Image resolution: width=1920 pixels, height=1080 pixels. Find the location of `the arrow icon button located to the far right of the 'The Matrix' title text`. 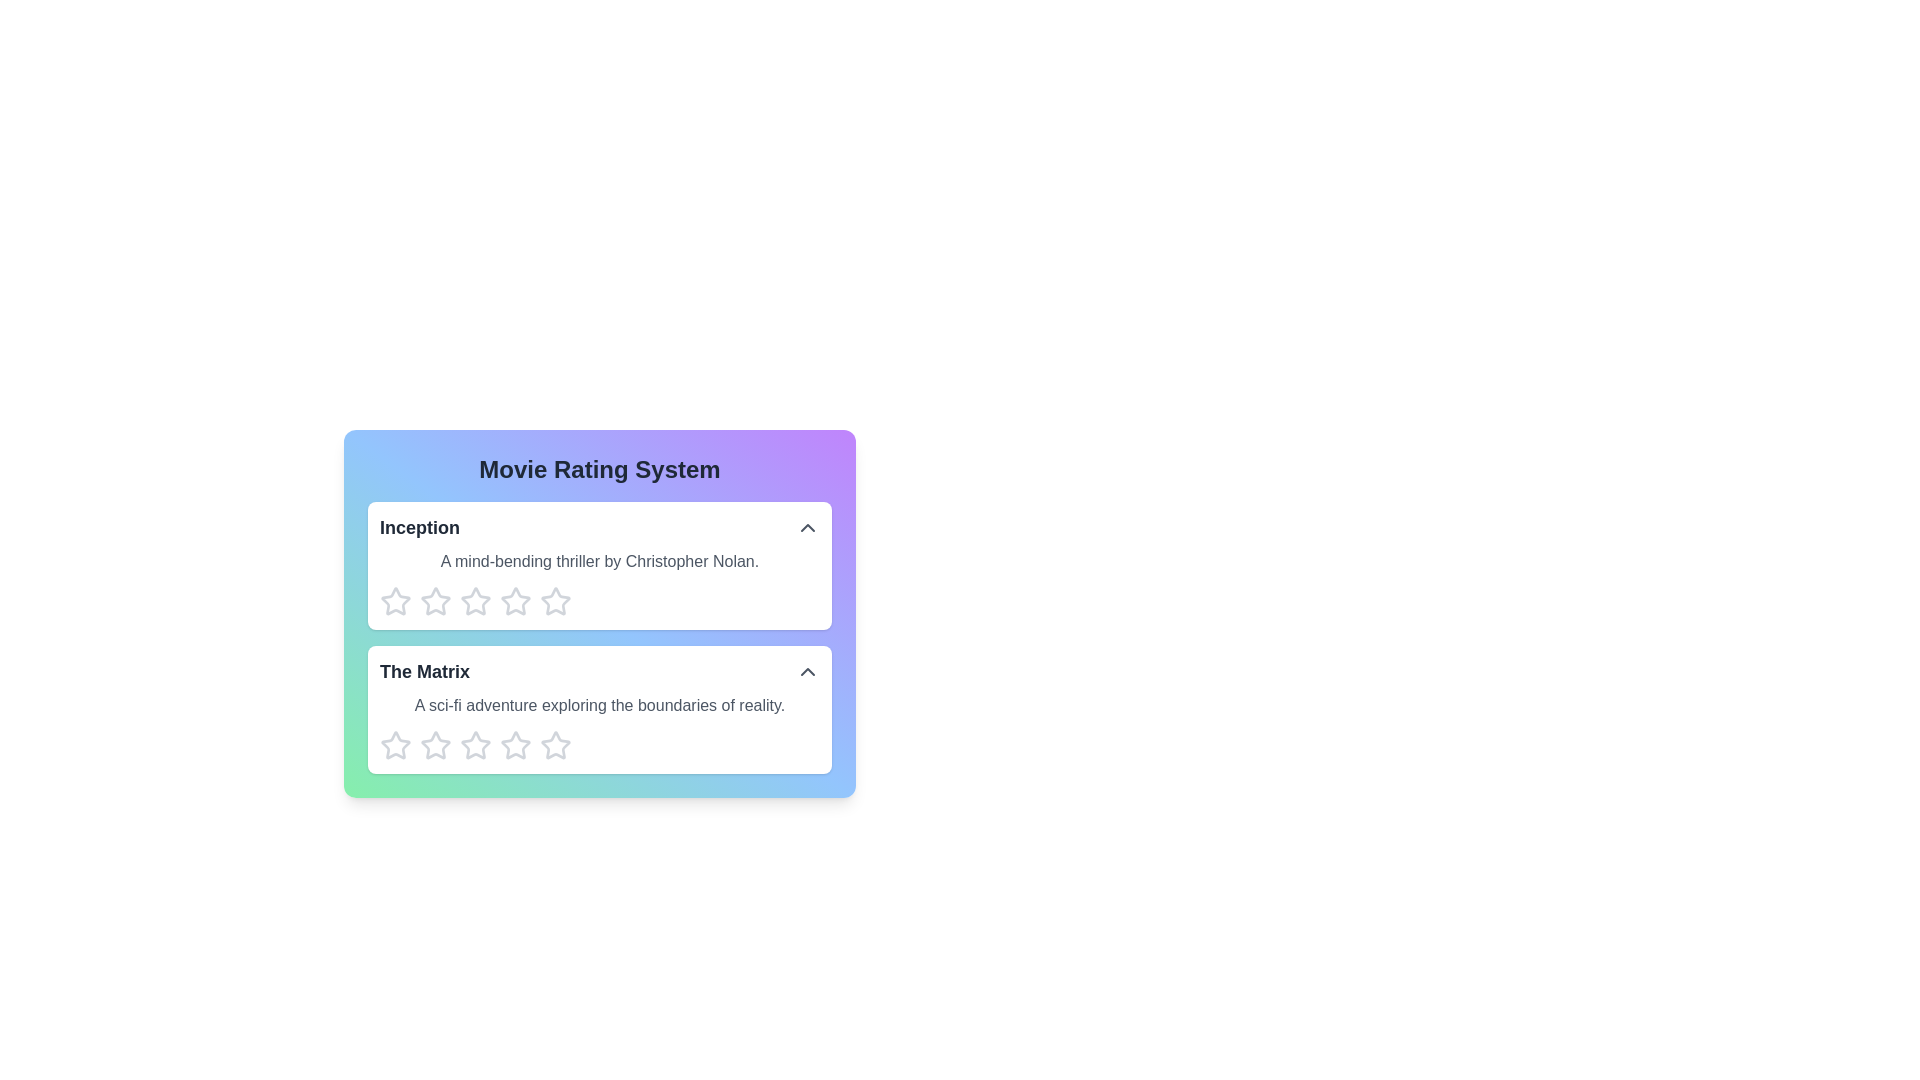

the arrow icon button located to the far right of the 'The Matrix' title text is located at coordinates (807, 671).